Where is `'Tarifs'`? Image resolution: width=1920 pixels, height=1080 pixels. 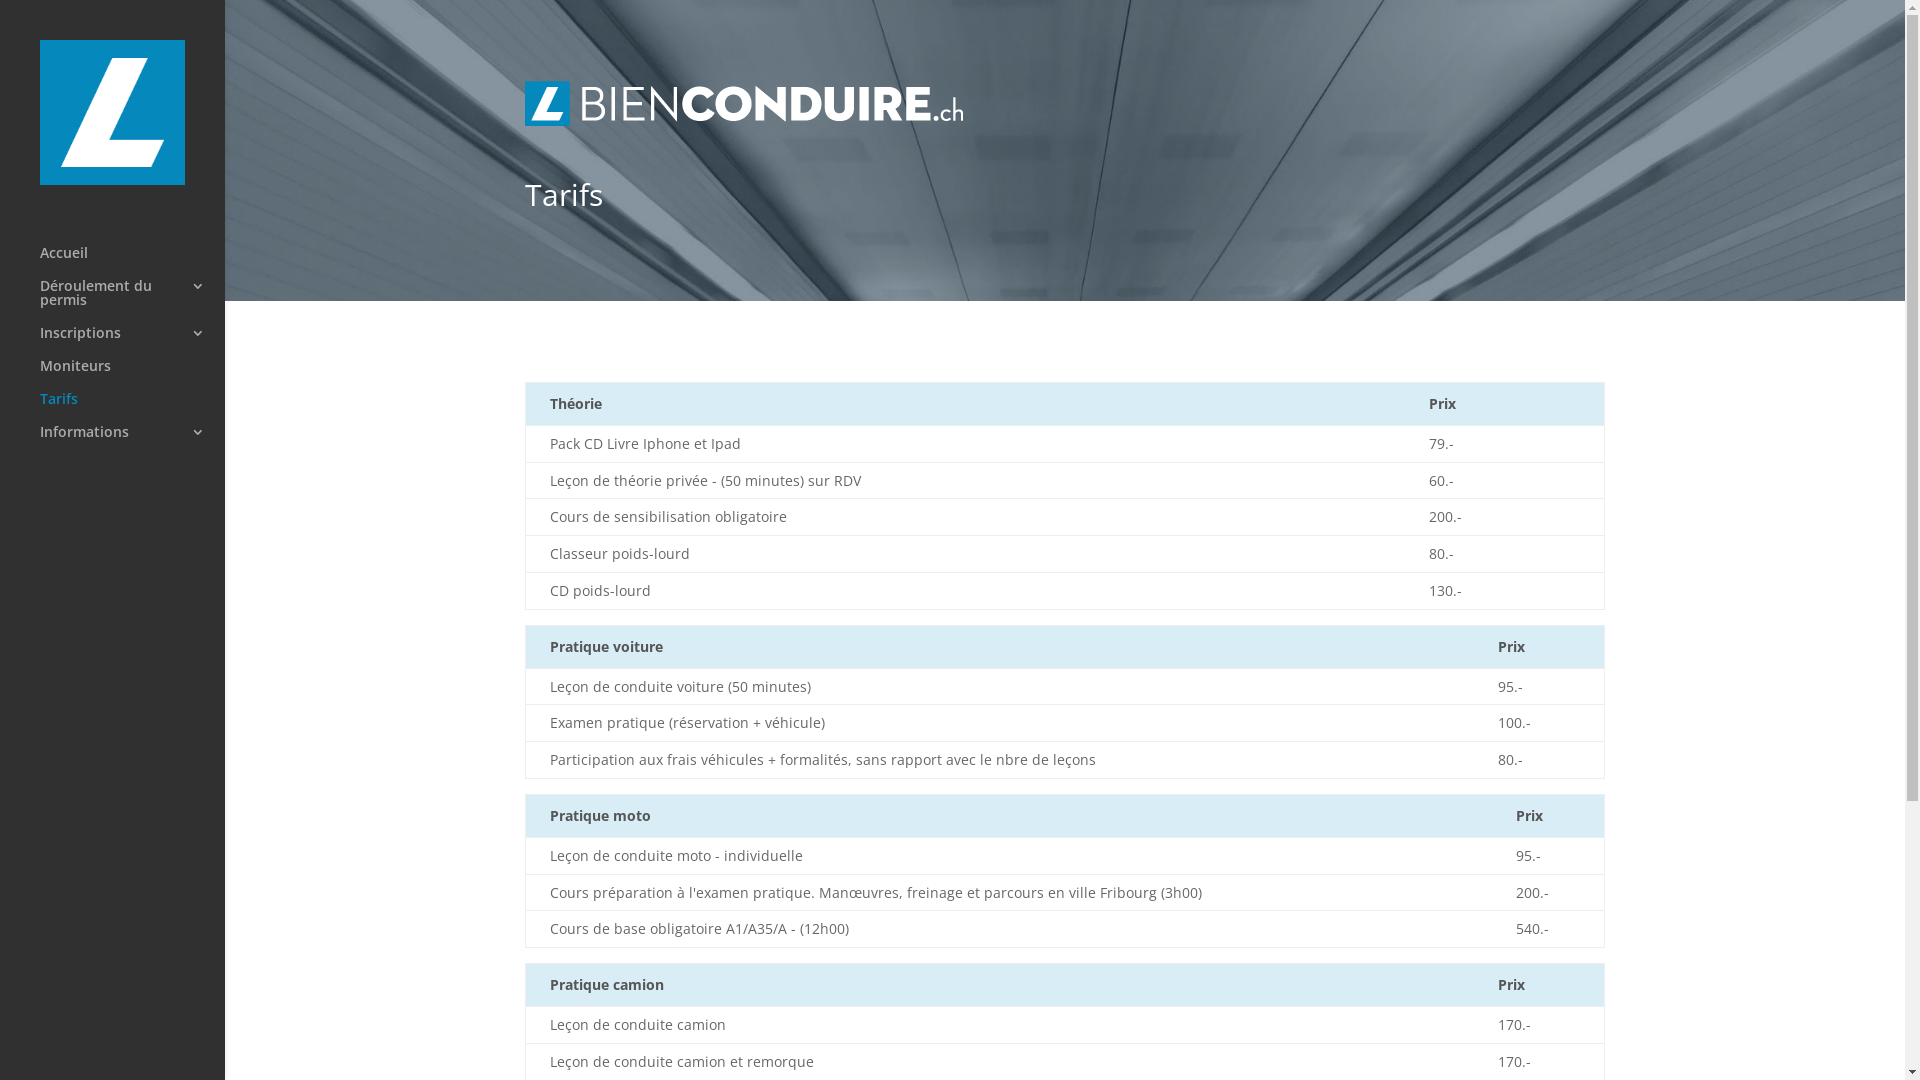 'Tarifs' is located at coordinates (131, 407).